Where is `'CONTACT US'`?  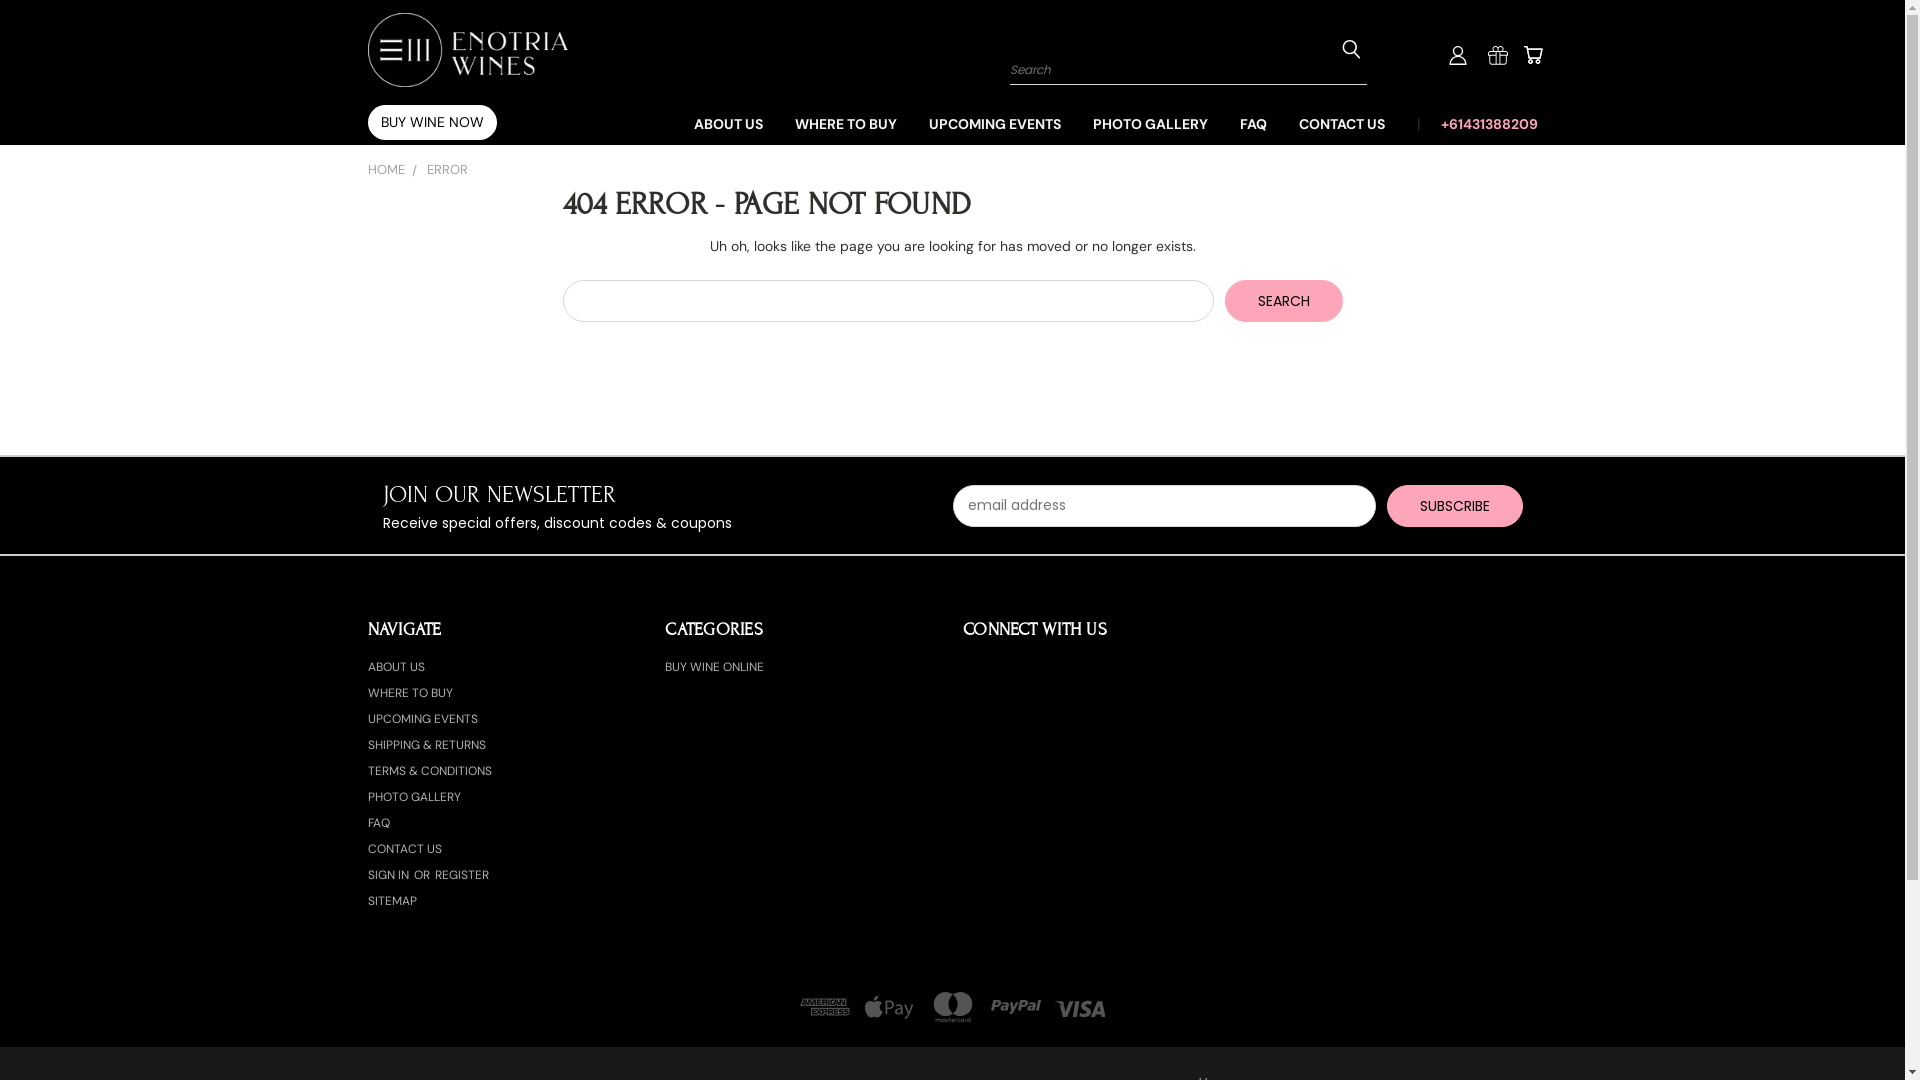
'CONTACT US' is located at coordinates (1340, 122).